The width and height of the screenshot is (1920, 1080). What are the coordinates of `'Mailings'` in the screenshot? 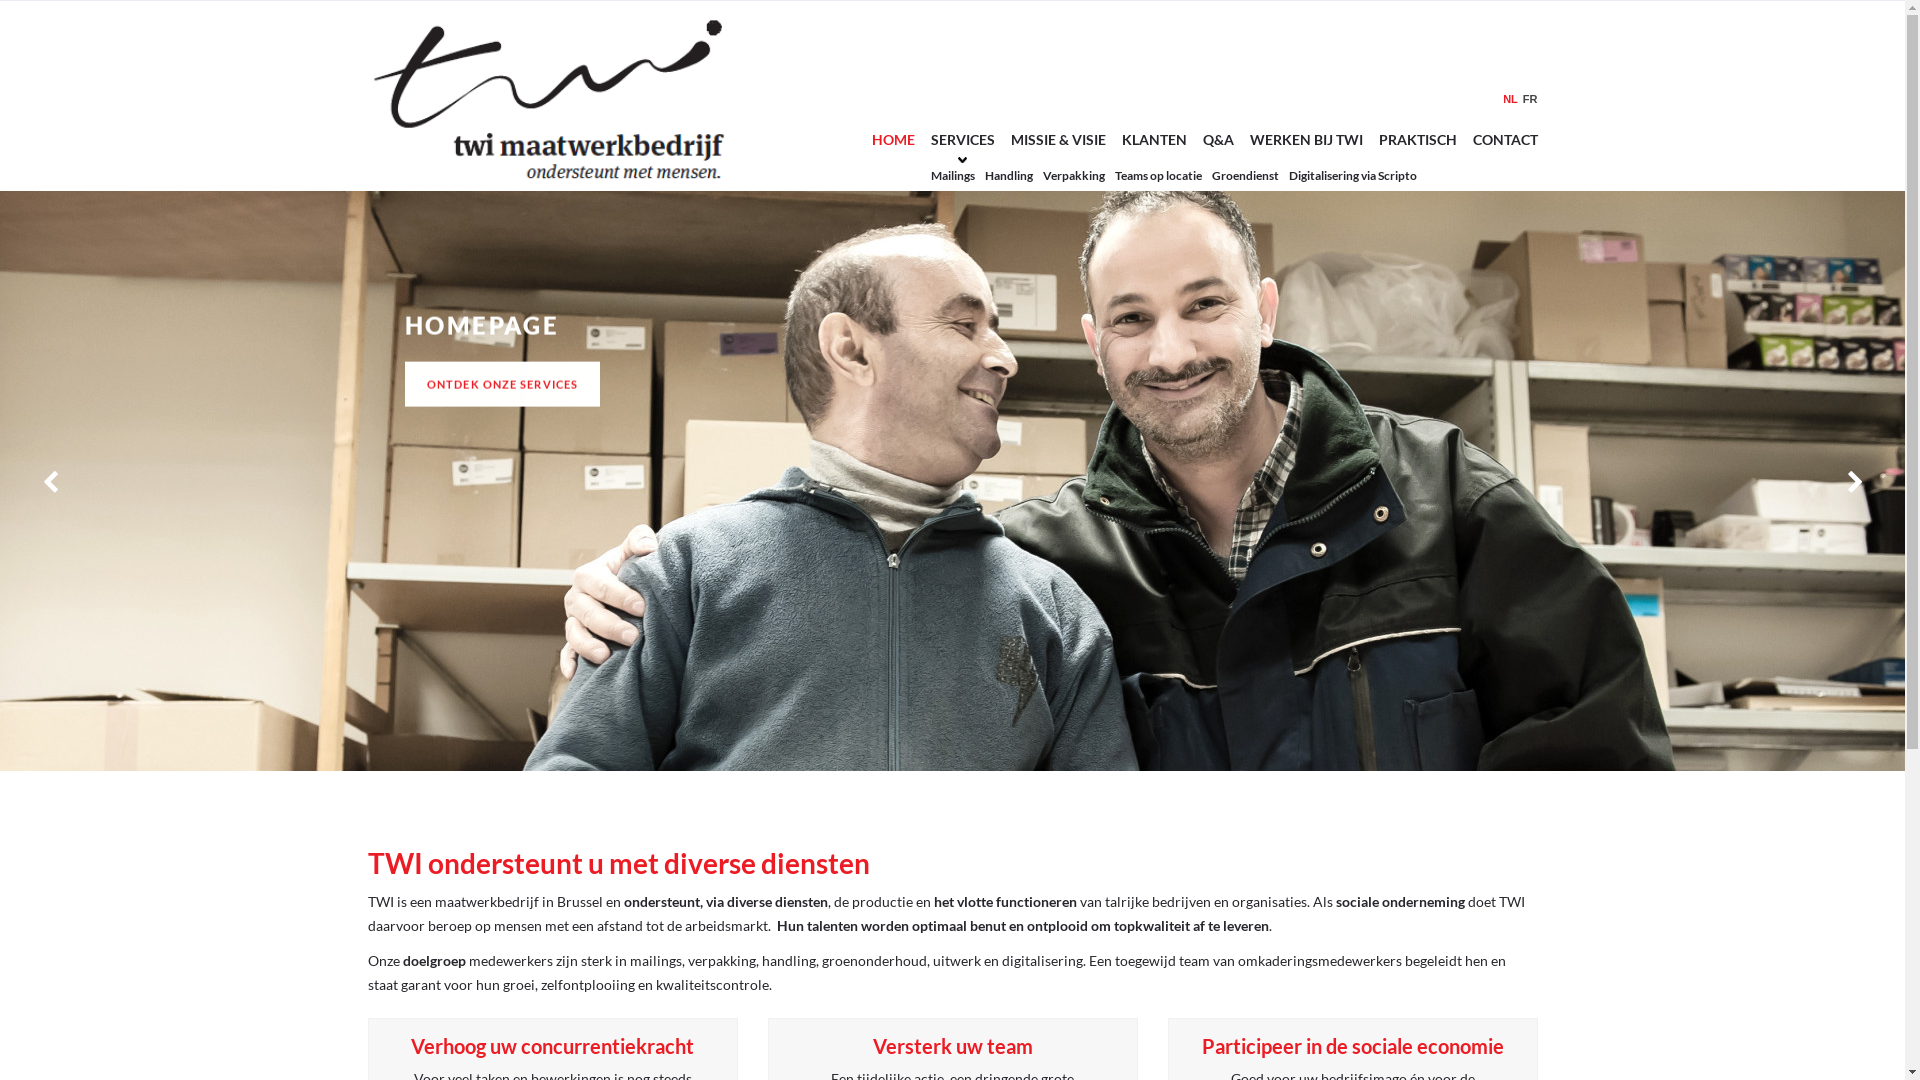 It's located at (929, 173).